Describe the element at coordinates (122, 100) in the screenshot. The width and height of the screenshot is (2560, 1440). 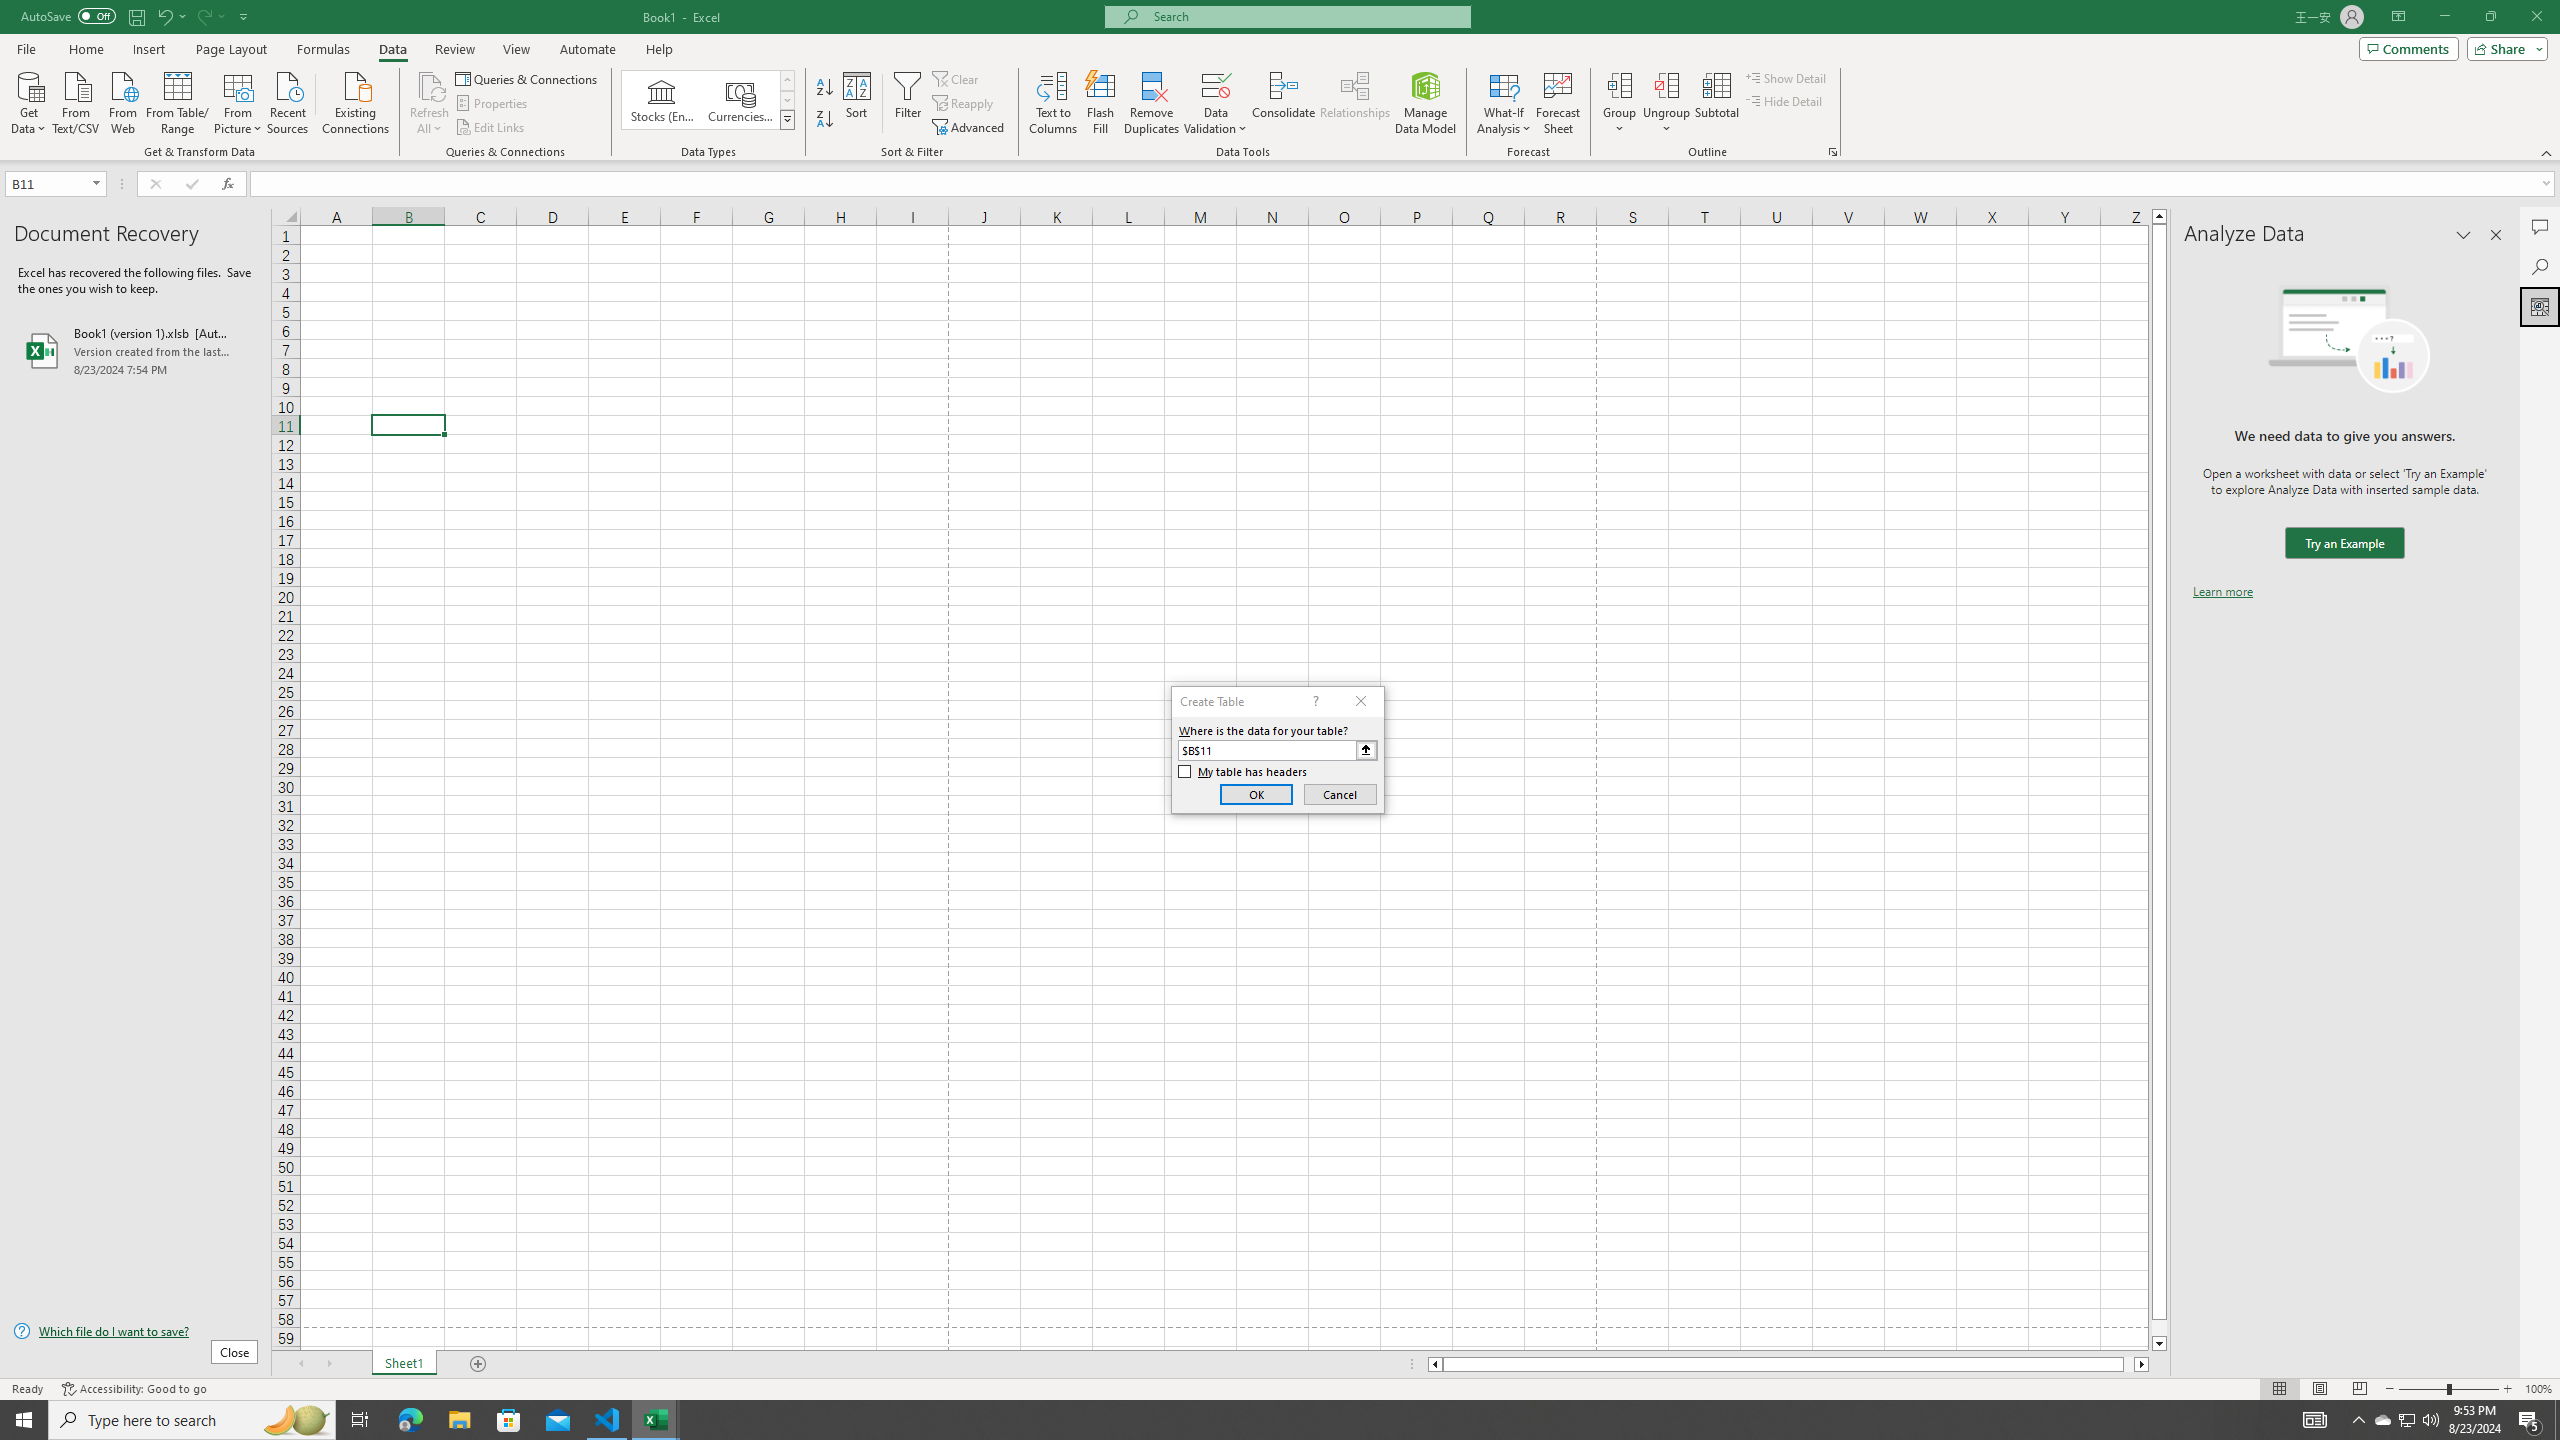
I see `'From Web'` at that location.